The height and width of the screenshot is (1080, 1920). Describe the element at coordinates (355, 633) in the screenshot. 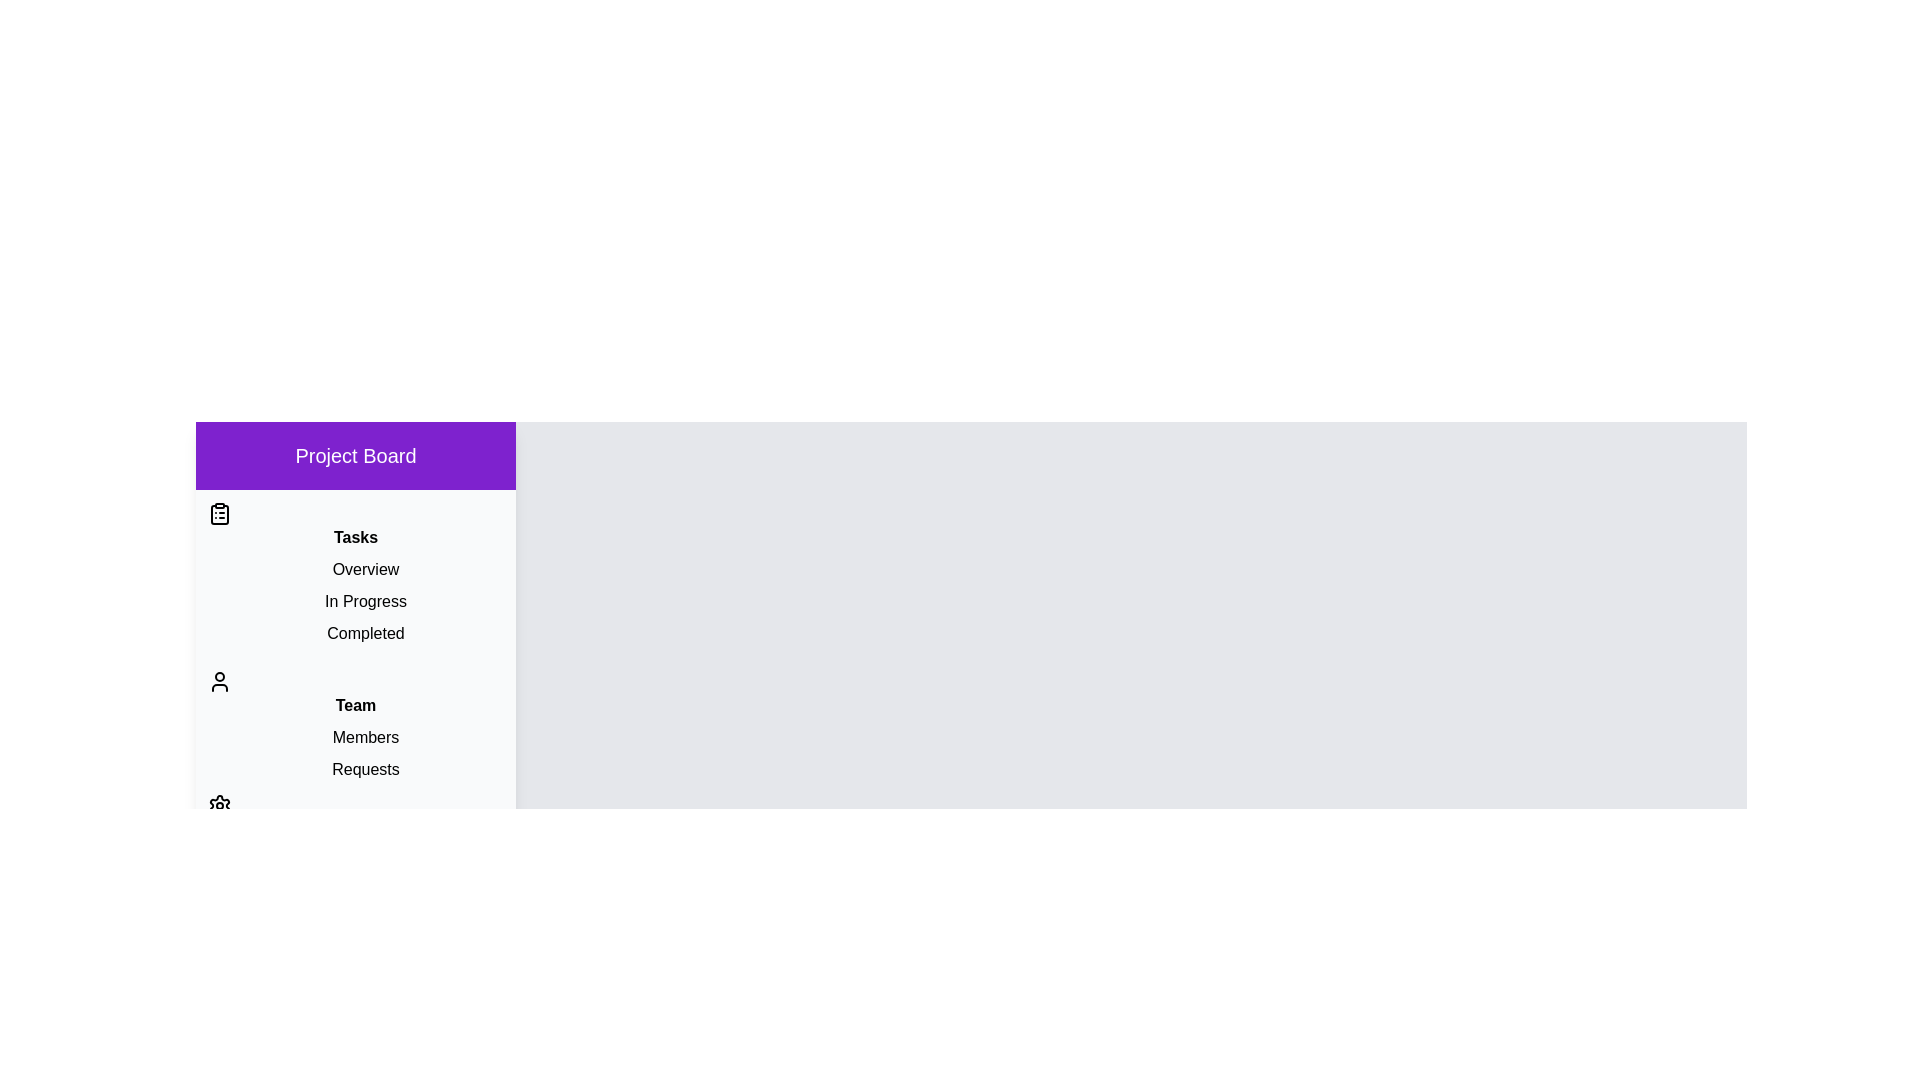

I see `the item Completed to observe its hover effect` at that location.